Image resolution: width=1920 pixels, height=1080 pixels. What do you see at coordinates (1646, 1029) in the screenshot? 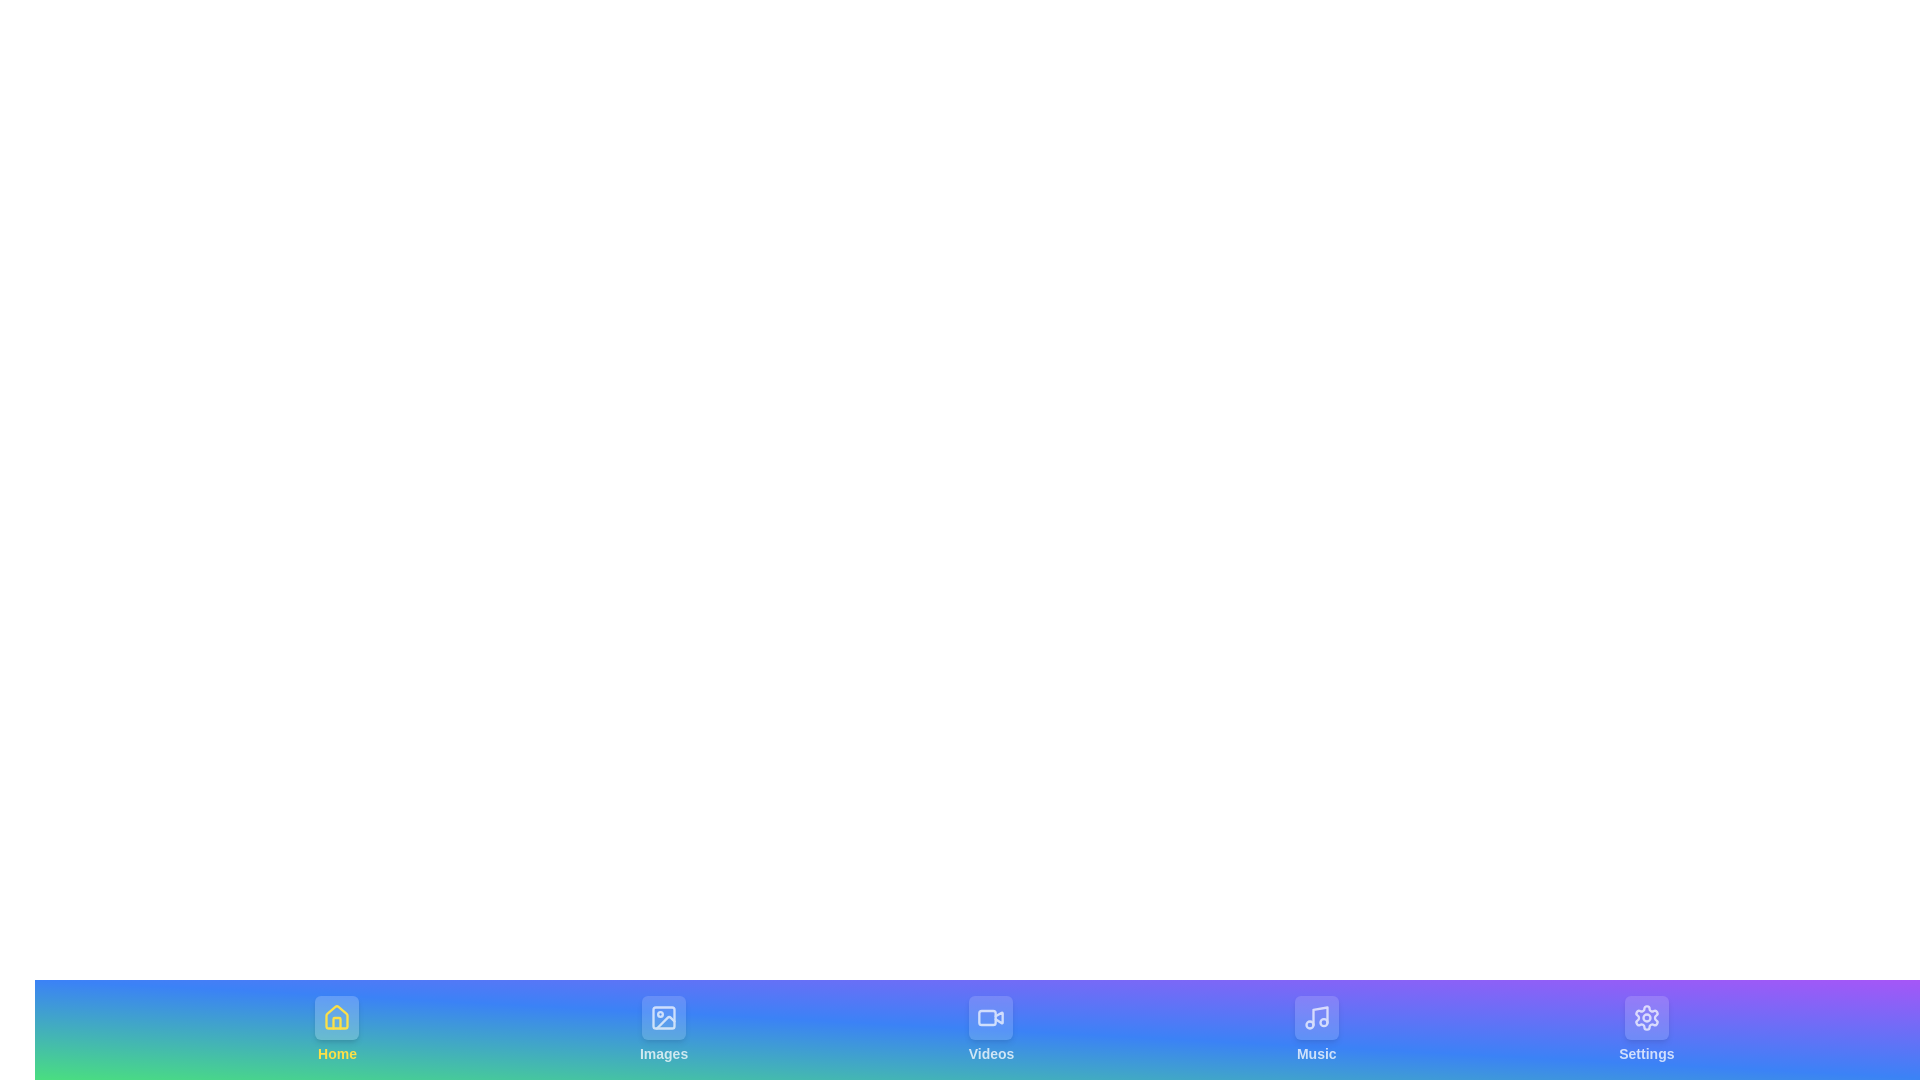
I see `the tab corresponding to Settings` at bounding box center [1646, 1029].